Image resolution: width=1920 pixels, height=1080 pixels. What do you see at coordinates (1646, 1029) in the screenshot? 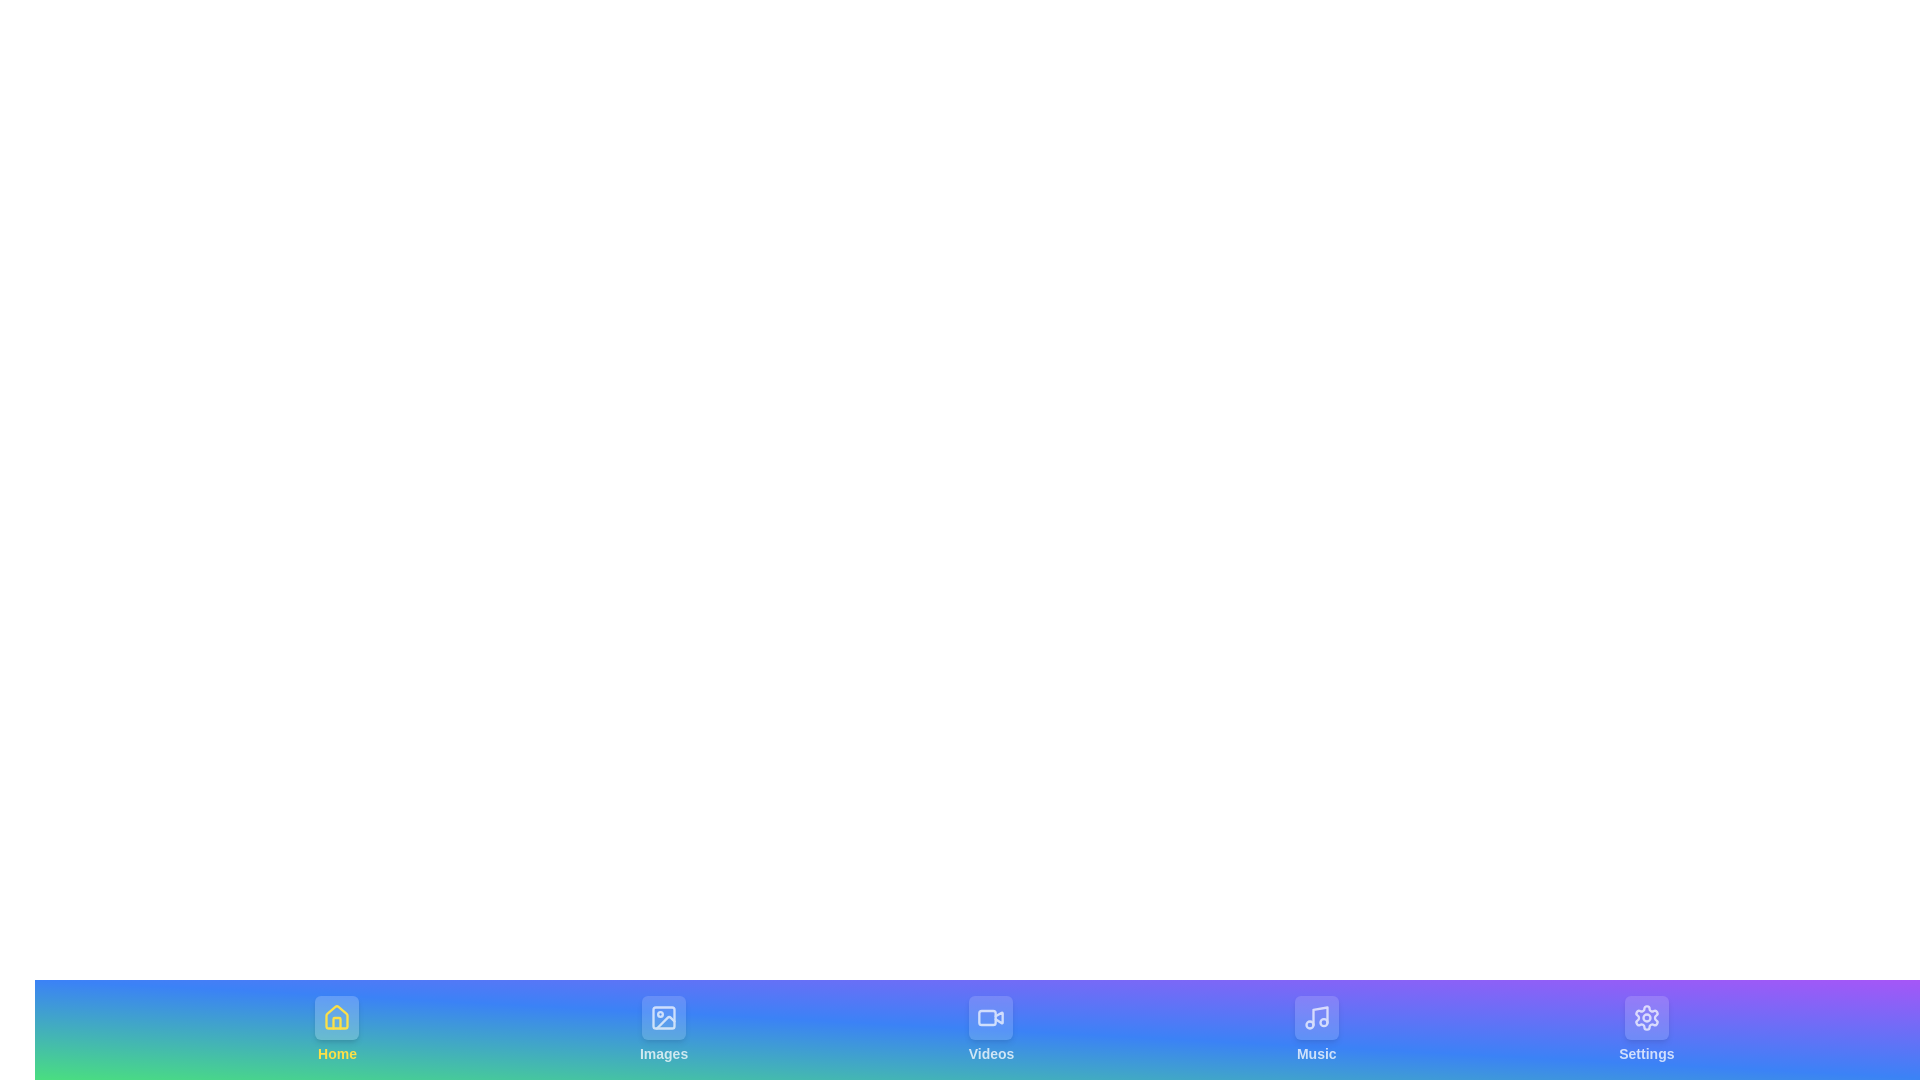
I see `the tab corresponding to Settings` at bounding box center [1646, 1029].